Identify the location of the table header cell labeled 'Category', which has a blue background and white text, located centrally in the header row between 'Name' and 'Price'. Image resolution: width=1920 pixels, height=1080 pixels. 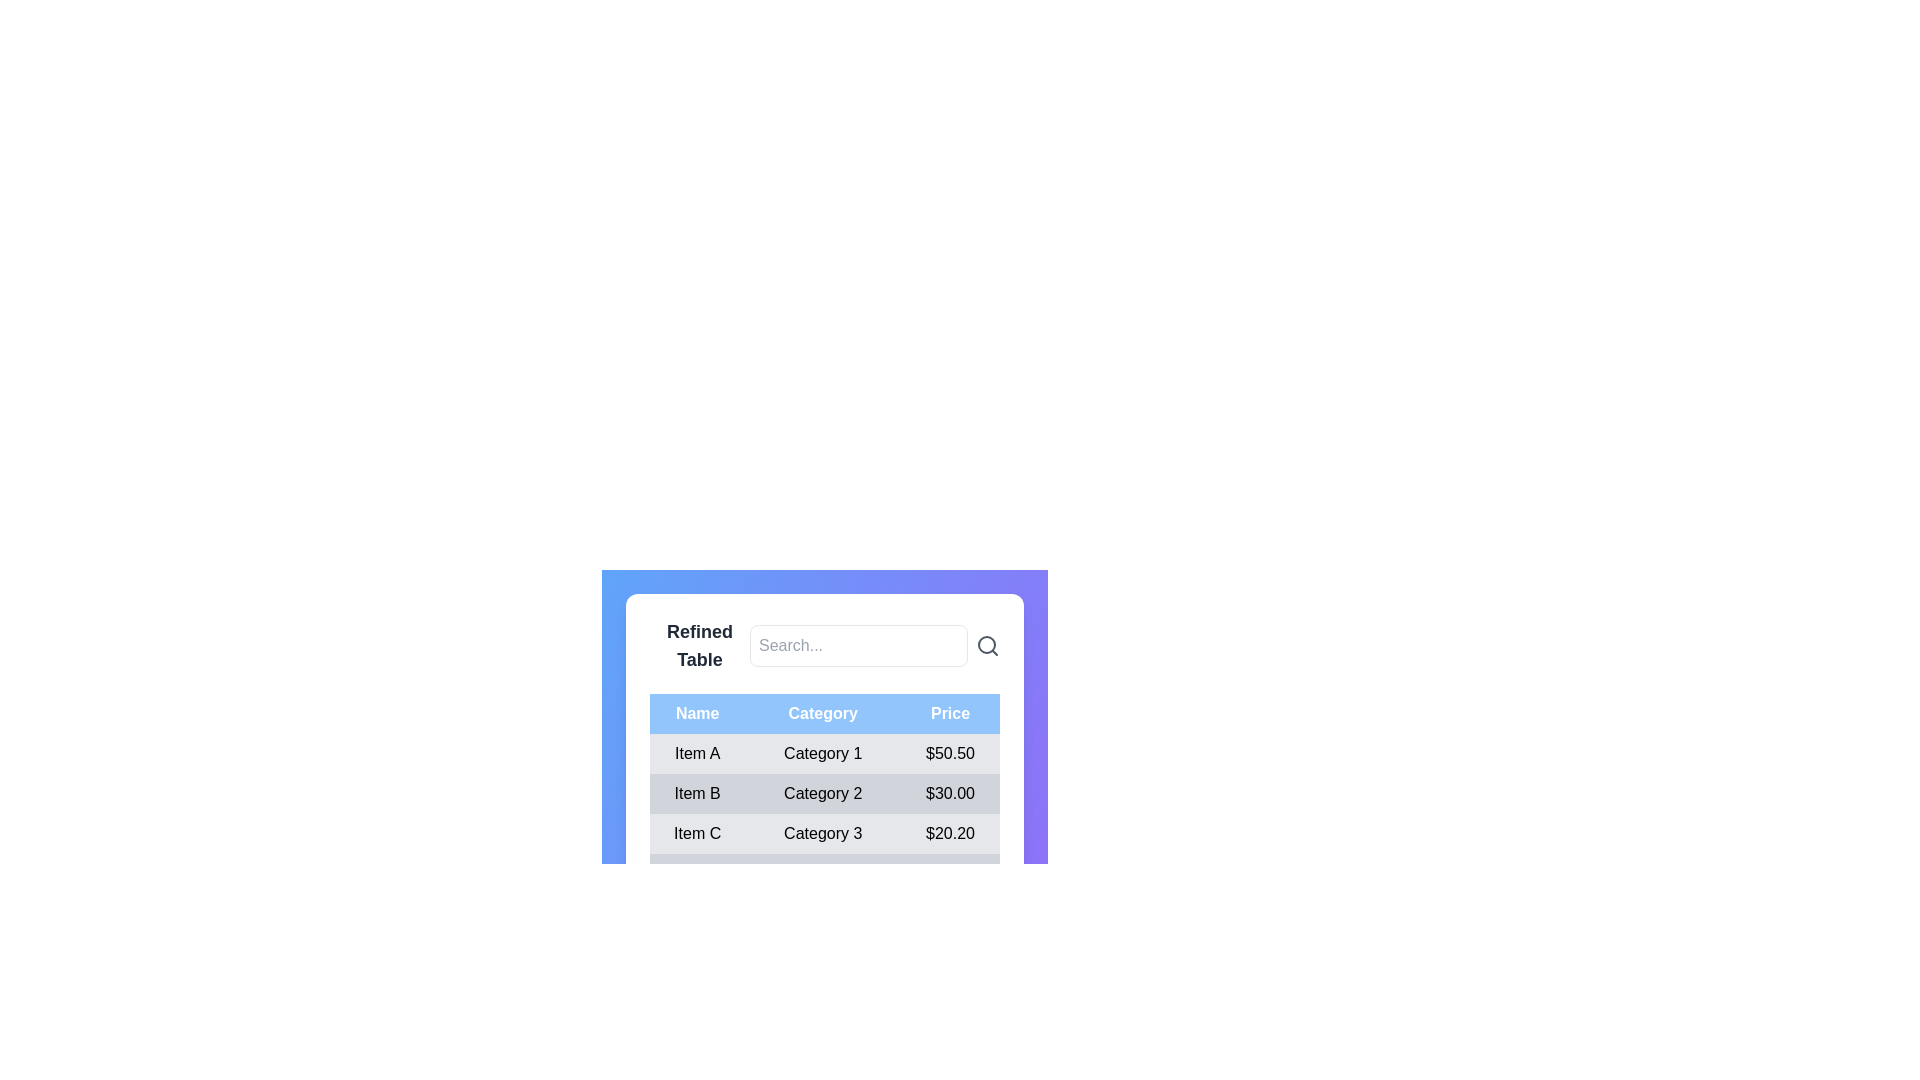
(823, 712).